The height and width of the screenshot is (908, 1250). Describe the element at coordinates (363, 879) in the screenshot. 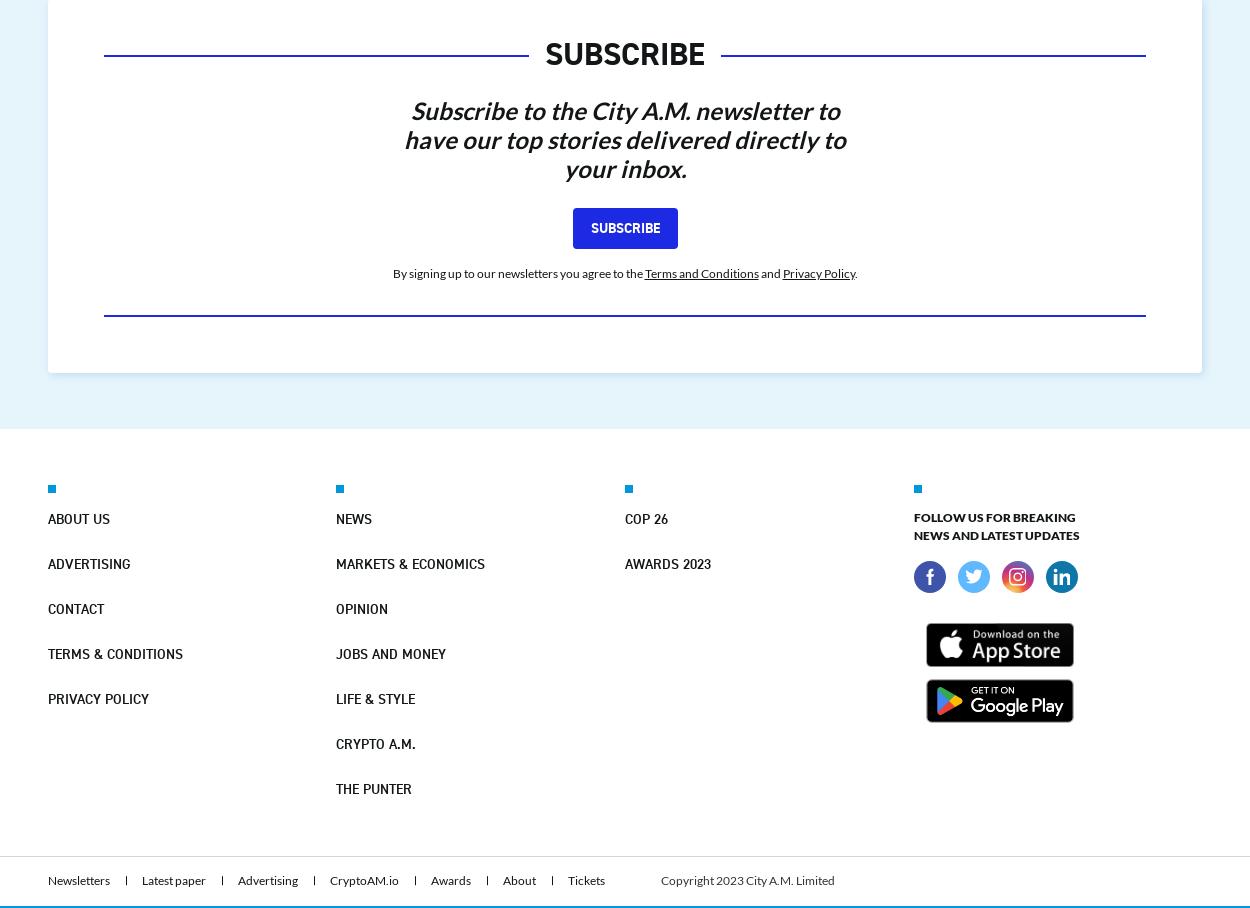

I see `'CryptoAM.io'` at that location.